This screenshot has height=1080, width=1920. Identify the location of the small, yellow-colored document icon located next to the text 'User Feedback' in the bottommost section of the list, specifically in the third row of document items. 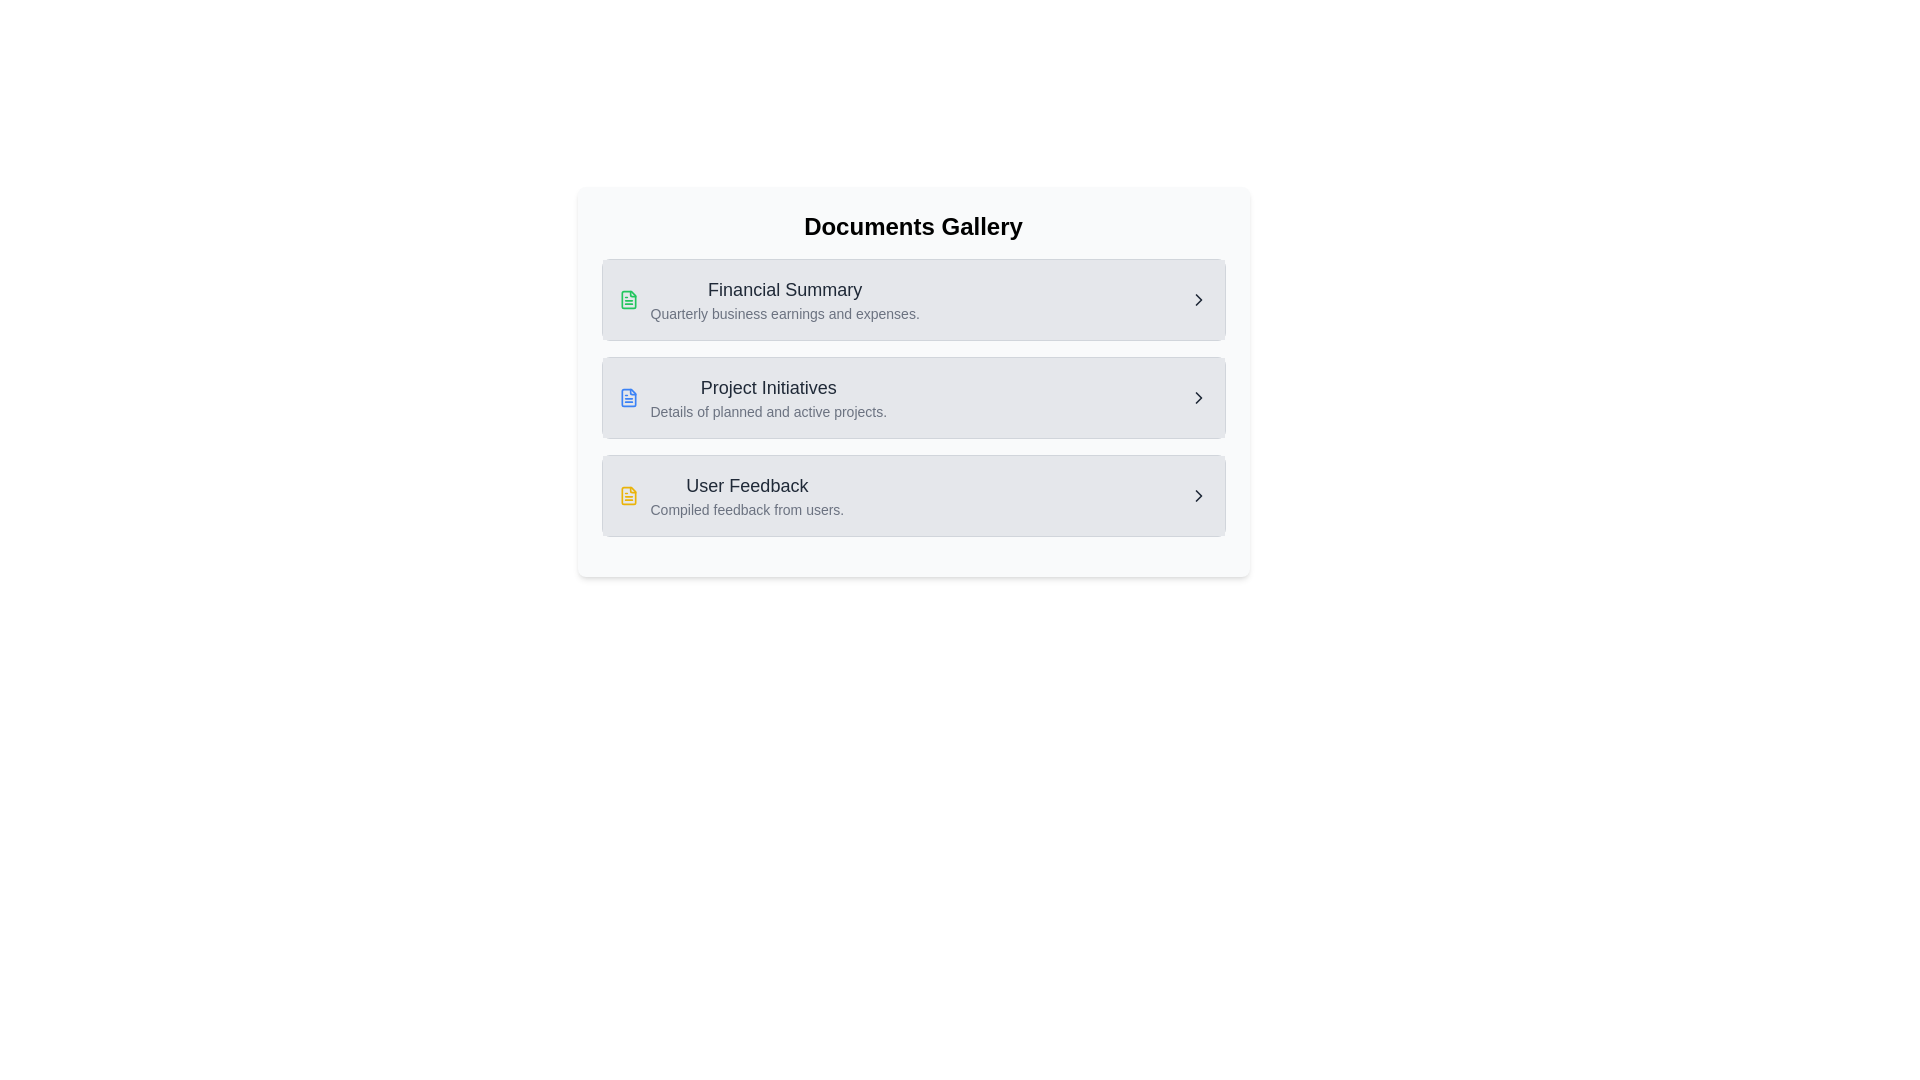
(627, 495).